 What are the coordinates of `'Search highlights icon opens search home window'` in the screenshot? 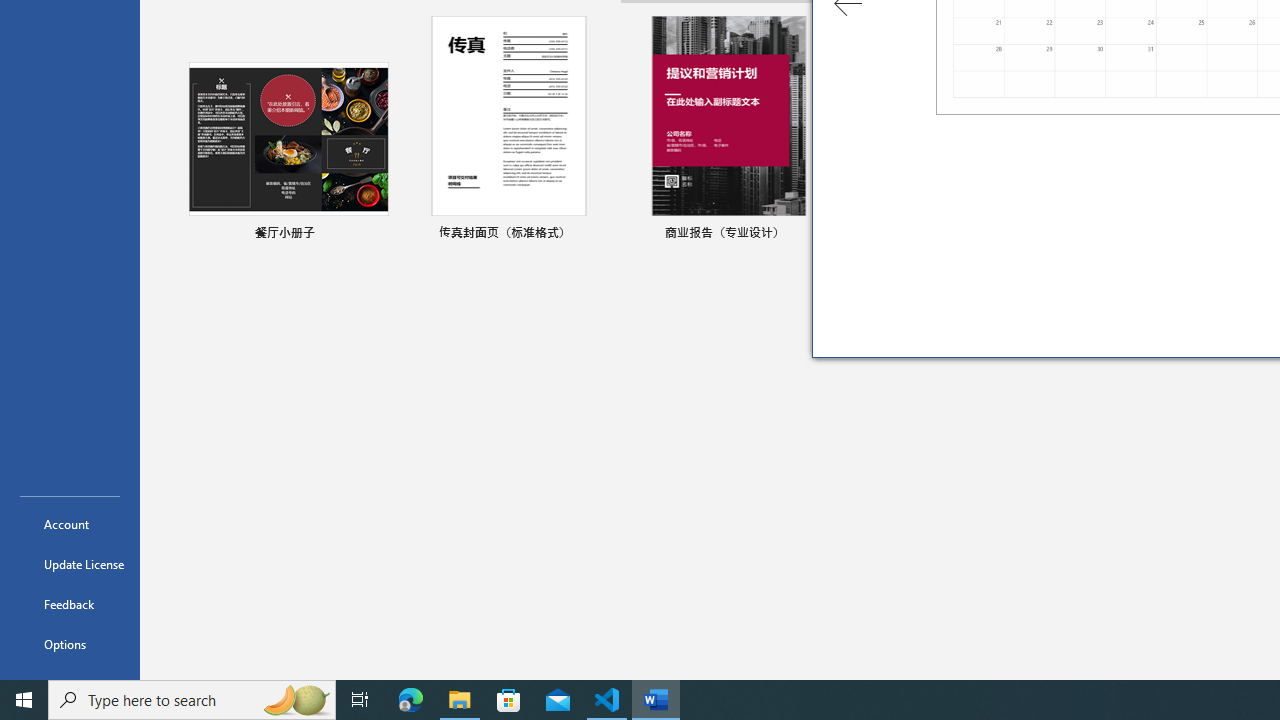 It's located at (294, 698).